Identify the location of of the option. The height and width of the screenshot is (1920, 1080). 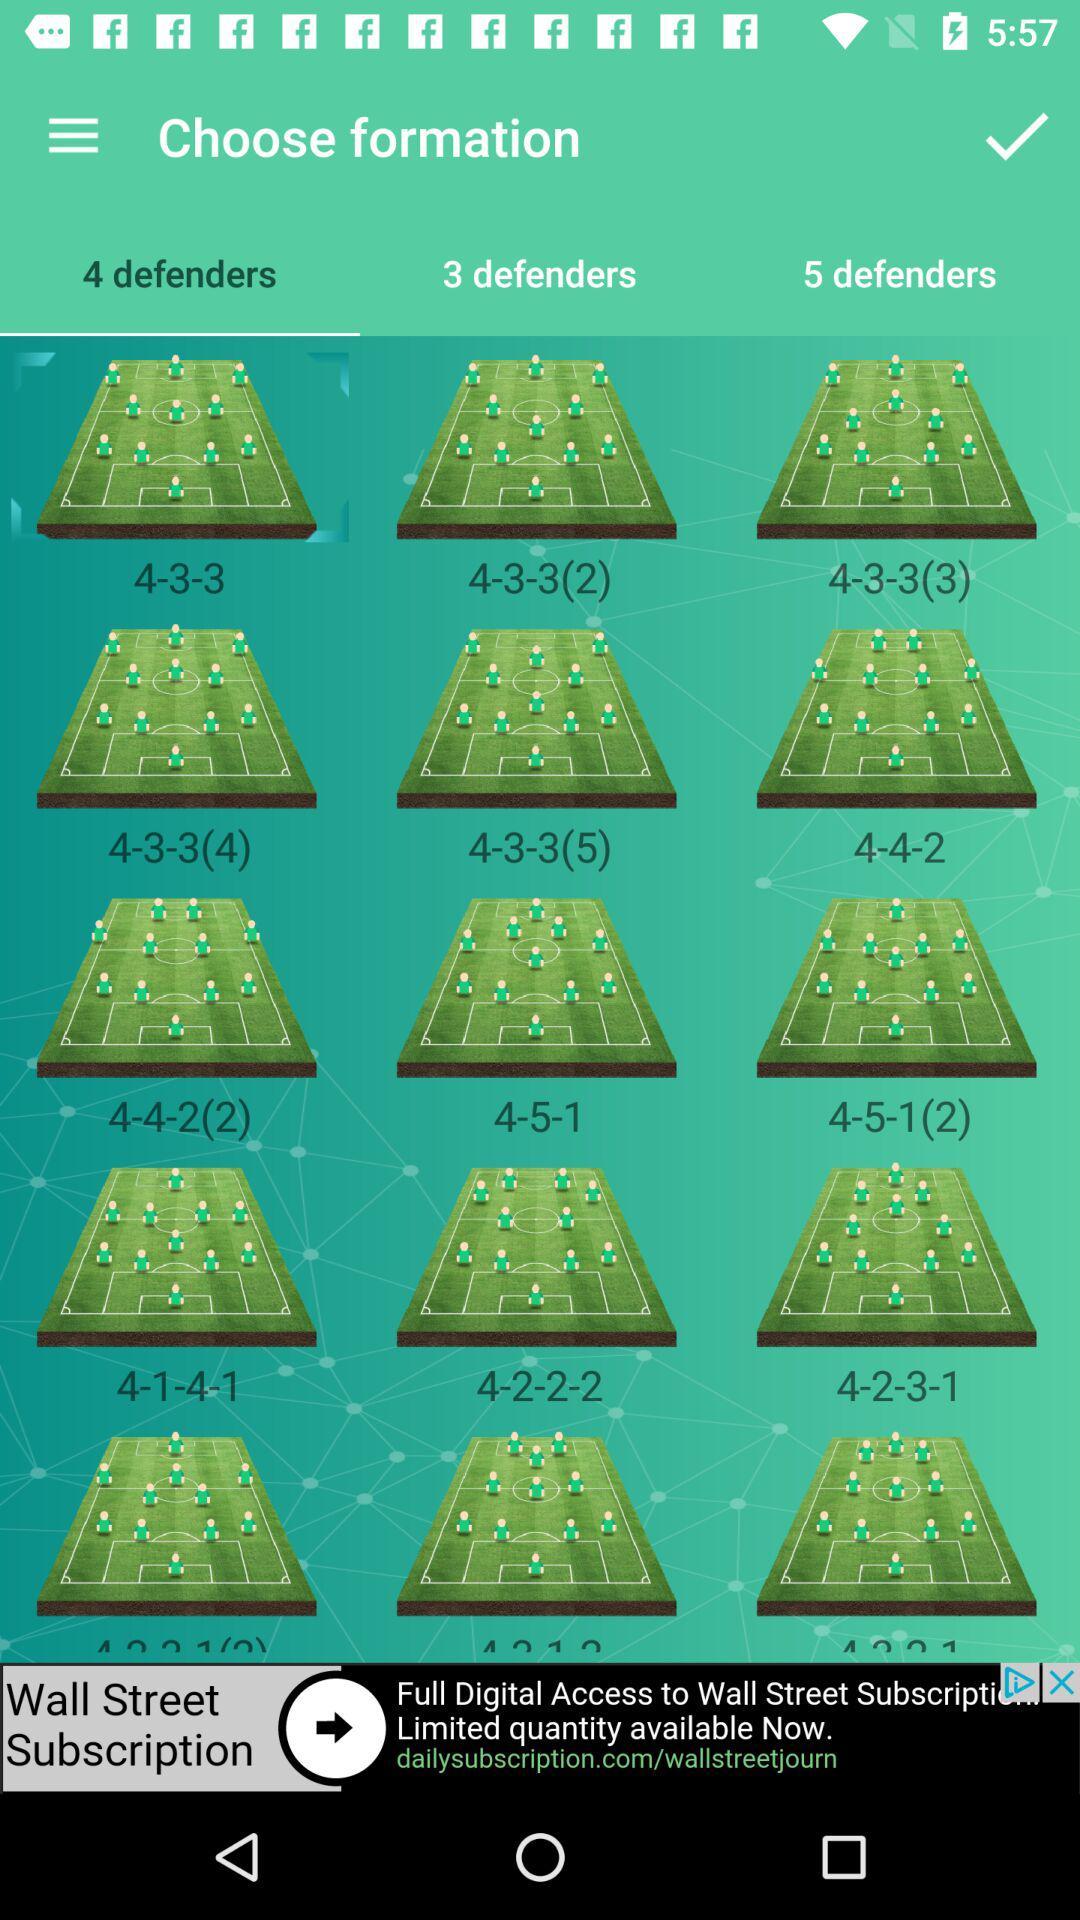
(540, 1727).